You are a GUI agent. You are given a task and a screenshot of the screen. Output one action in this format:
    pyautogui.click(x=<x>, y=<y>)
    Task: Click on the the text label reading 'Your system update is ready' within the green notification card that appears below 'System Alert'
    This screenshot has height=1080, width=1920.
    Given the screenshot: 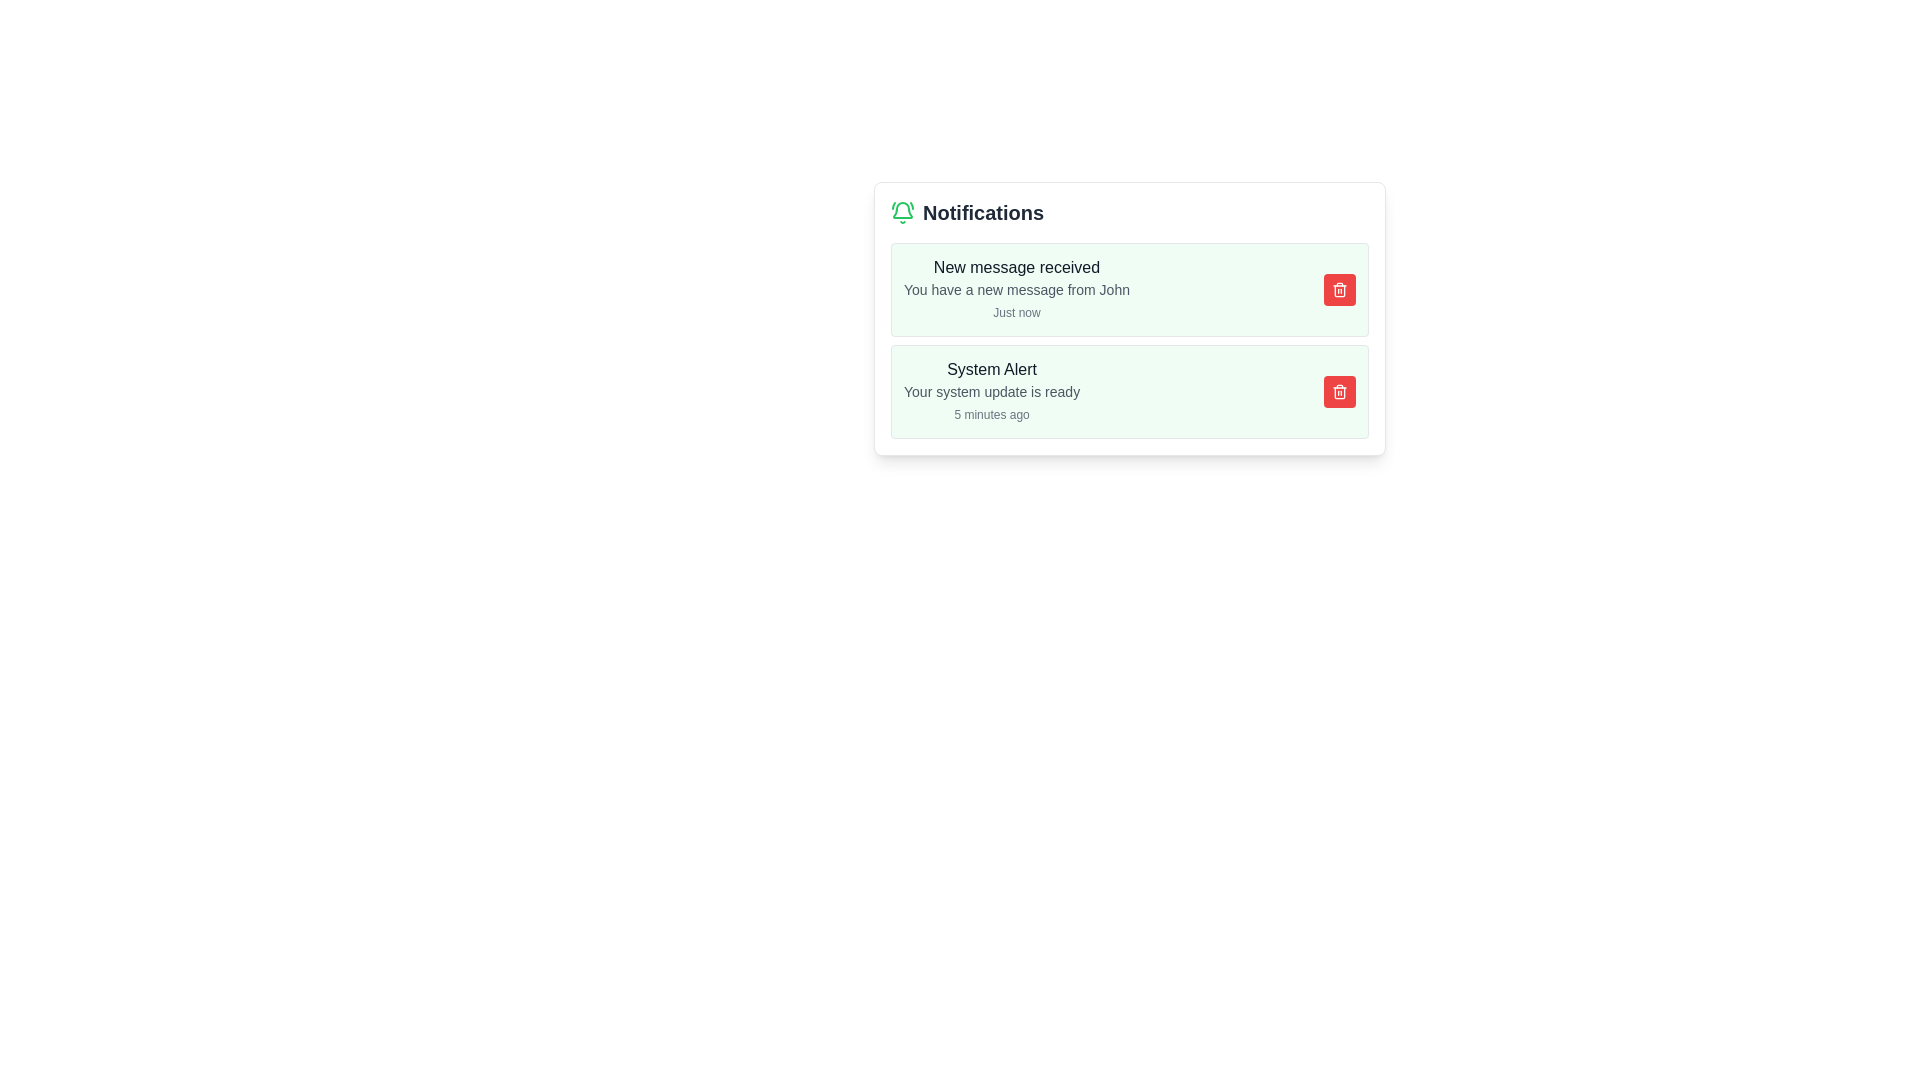 What is the action you would take?
    pyautogui.click(x=992, y=392)
    